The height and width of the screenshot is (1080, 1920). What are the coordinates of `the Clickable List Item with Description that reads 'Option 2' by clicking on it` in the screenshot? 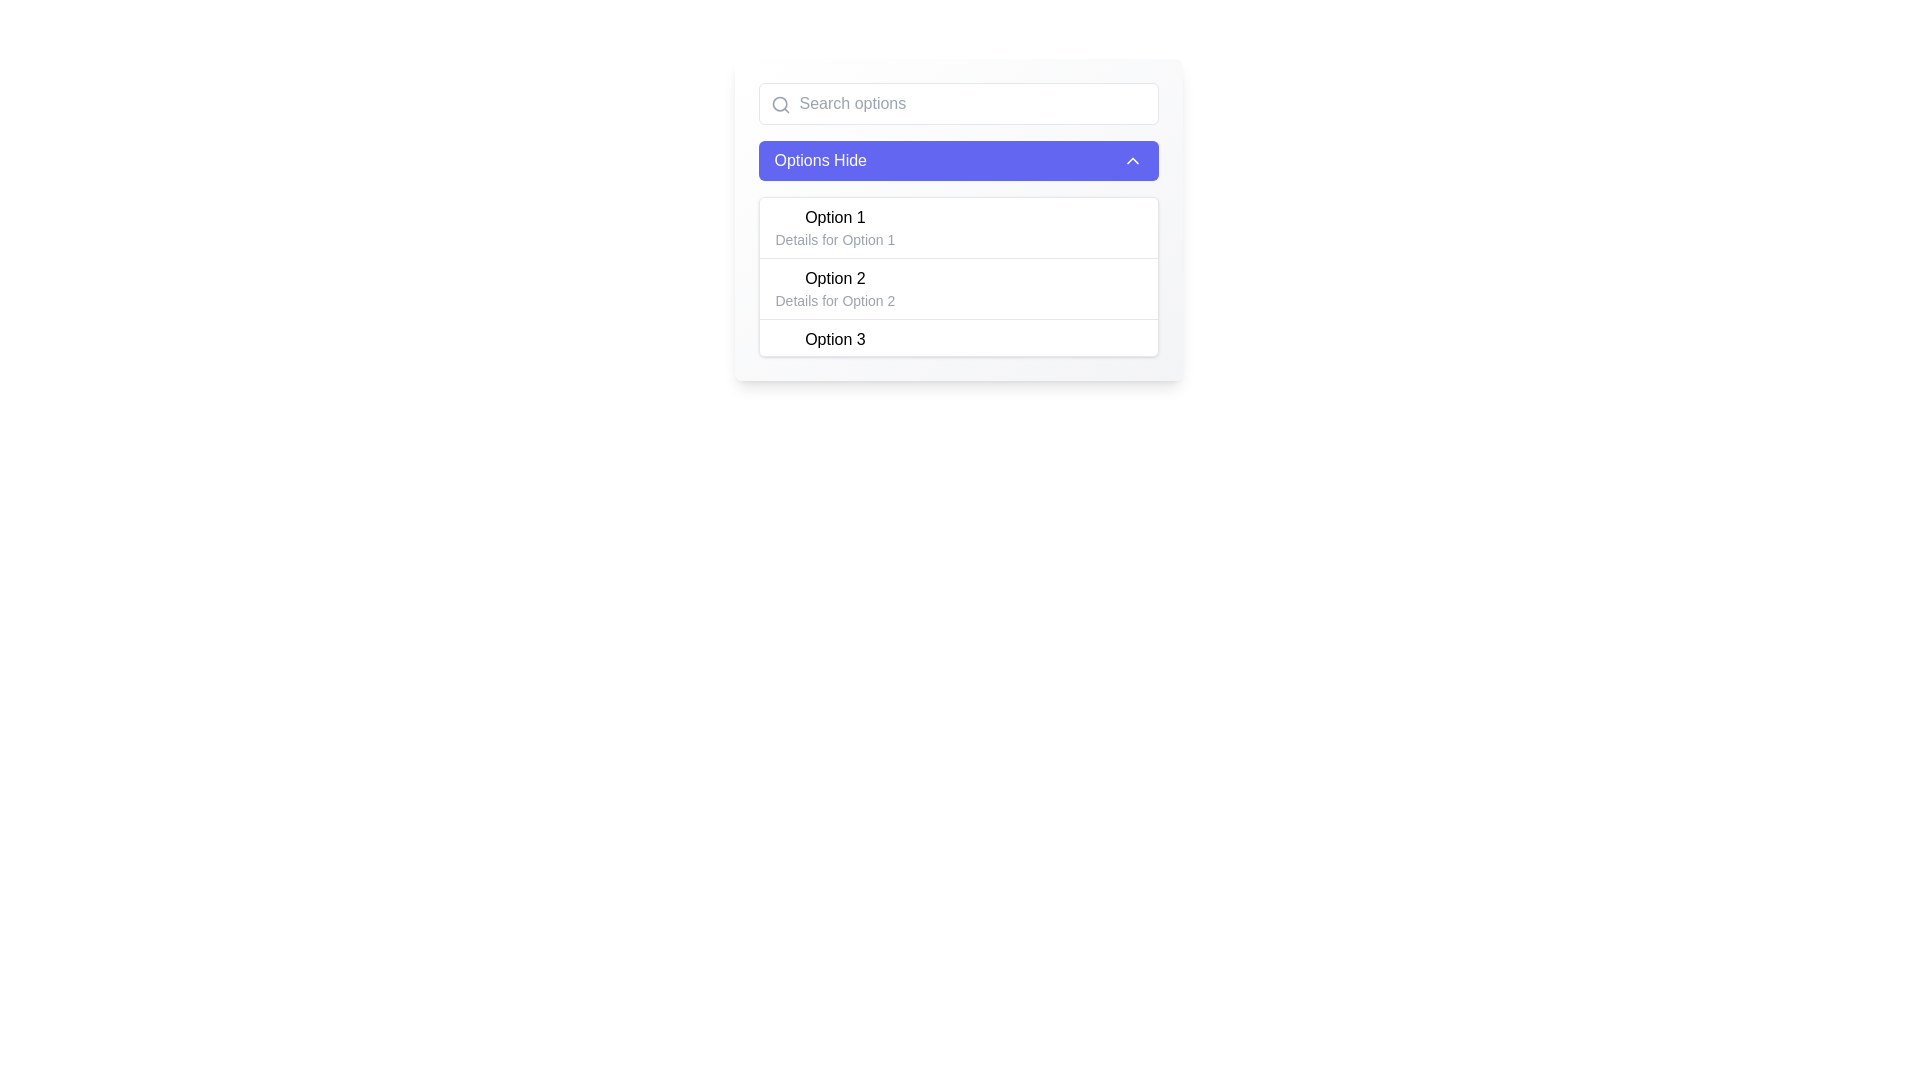 It's located at (835, 289).